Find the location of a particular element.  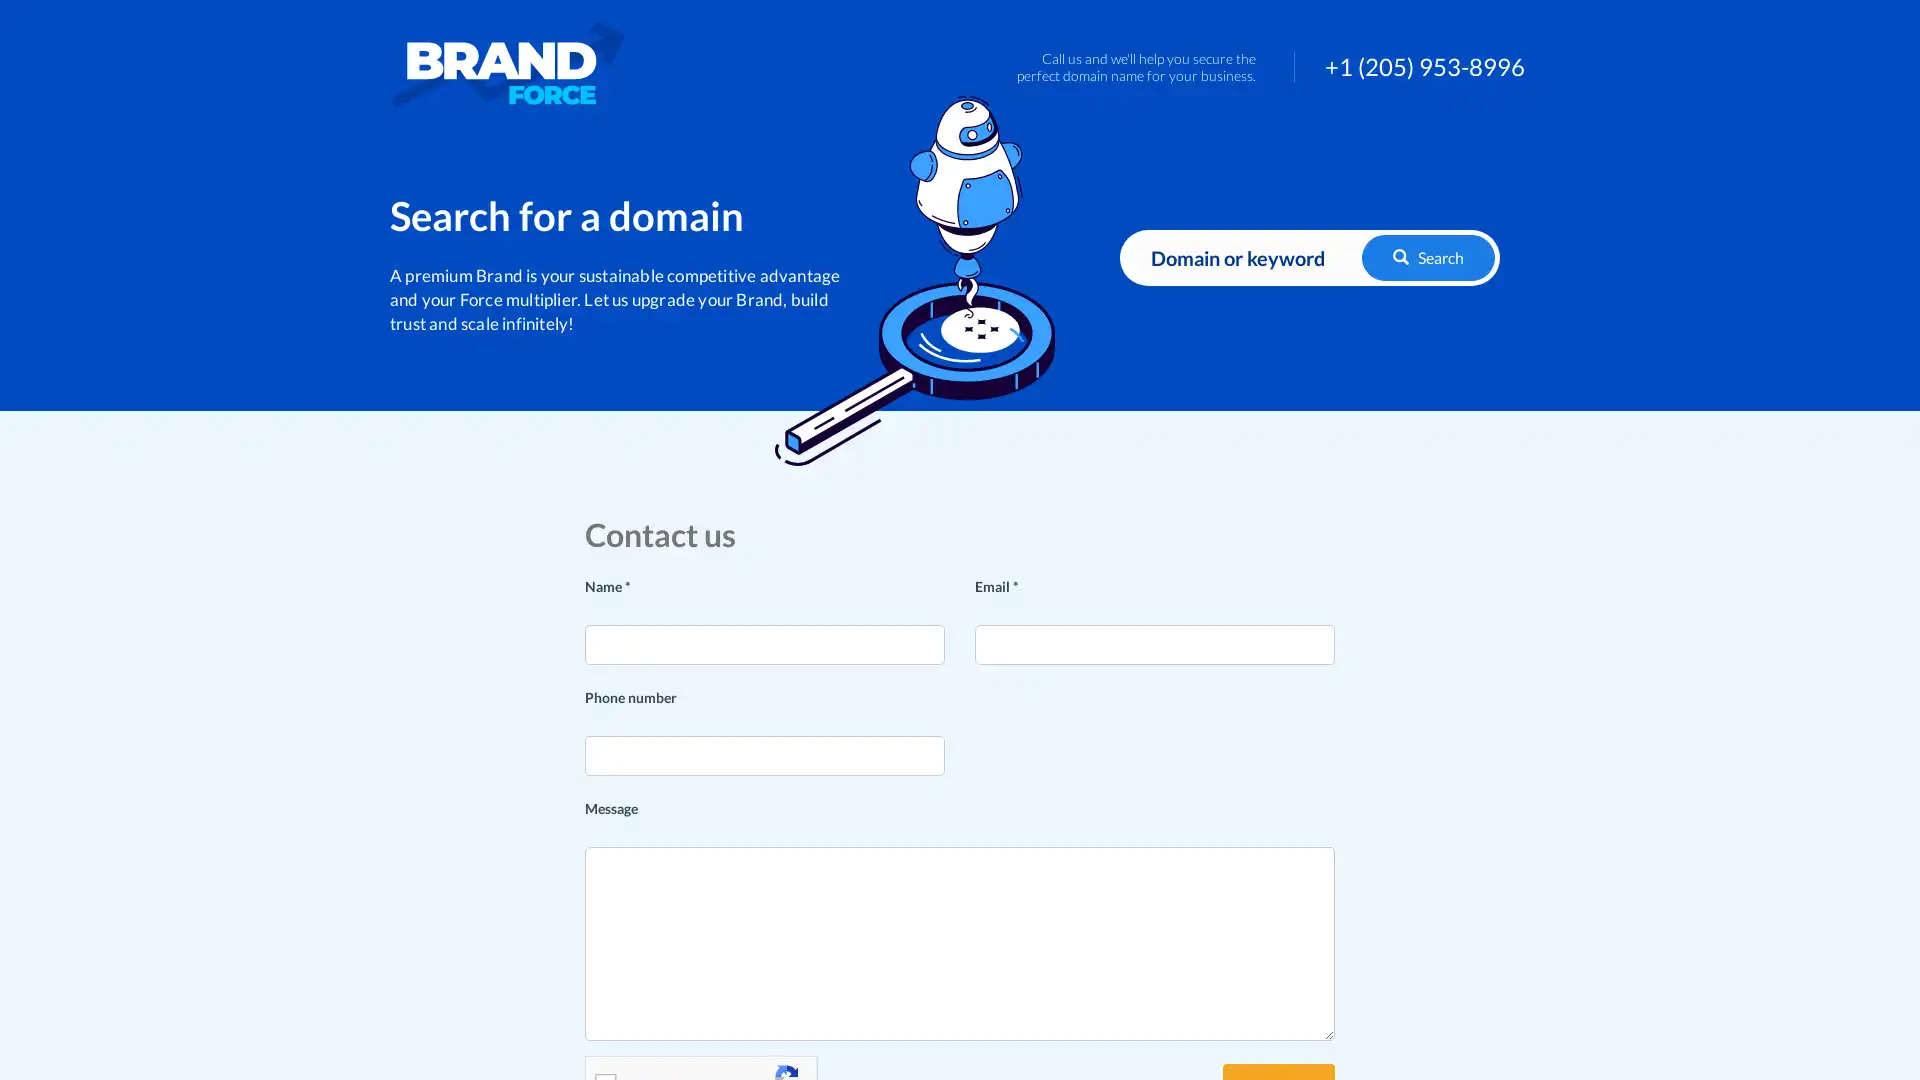

Search is located at coordinates (1427, 256).